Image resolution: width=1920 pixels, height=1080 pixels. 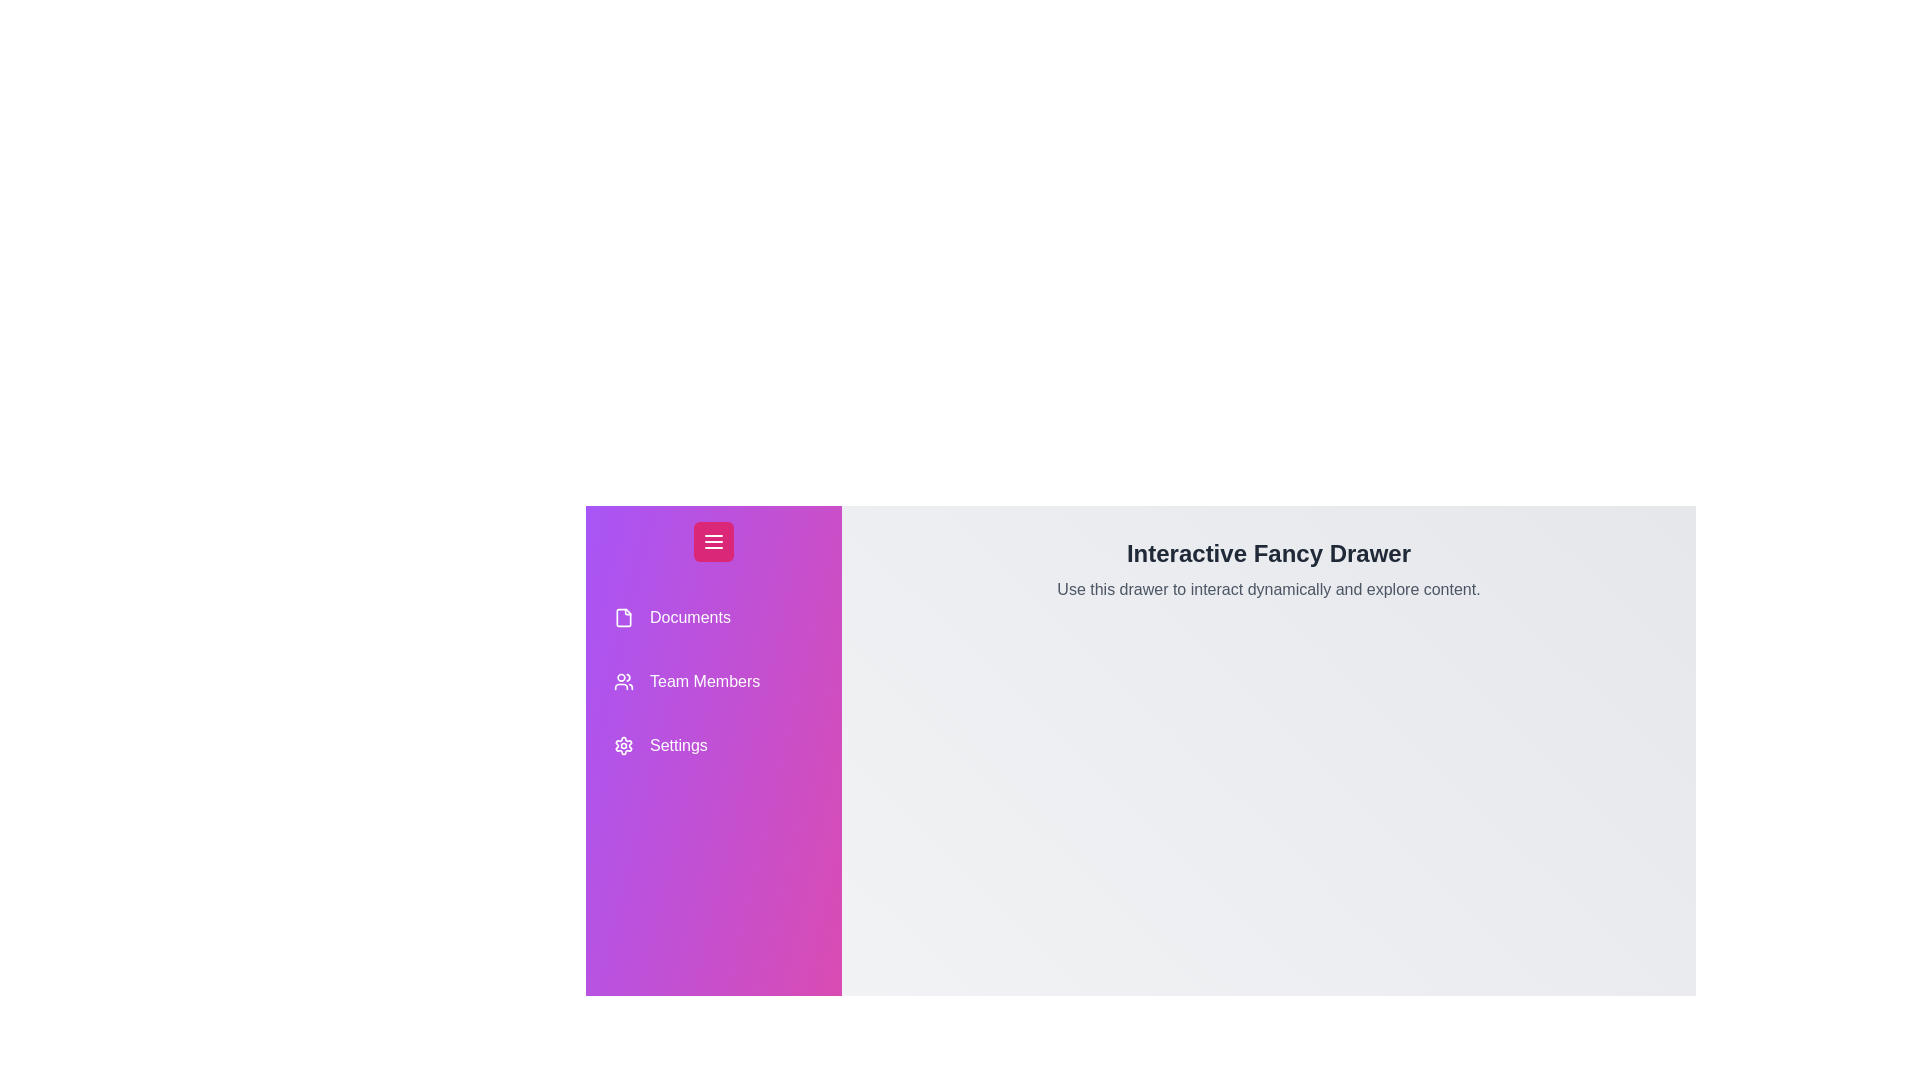 What do you see at coordinates (714, 616) in the screenshot?
I see `the drawer item Documents to select it` at bounding box center [714, 616].